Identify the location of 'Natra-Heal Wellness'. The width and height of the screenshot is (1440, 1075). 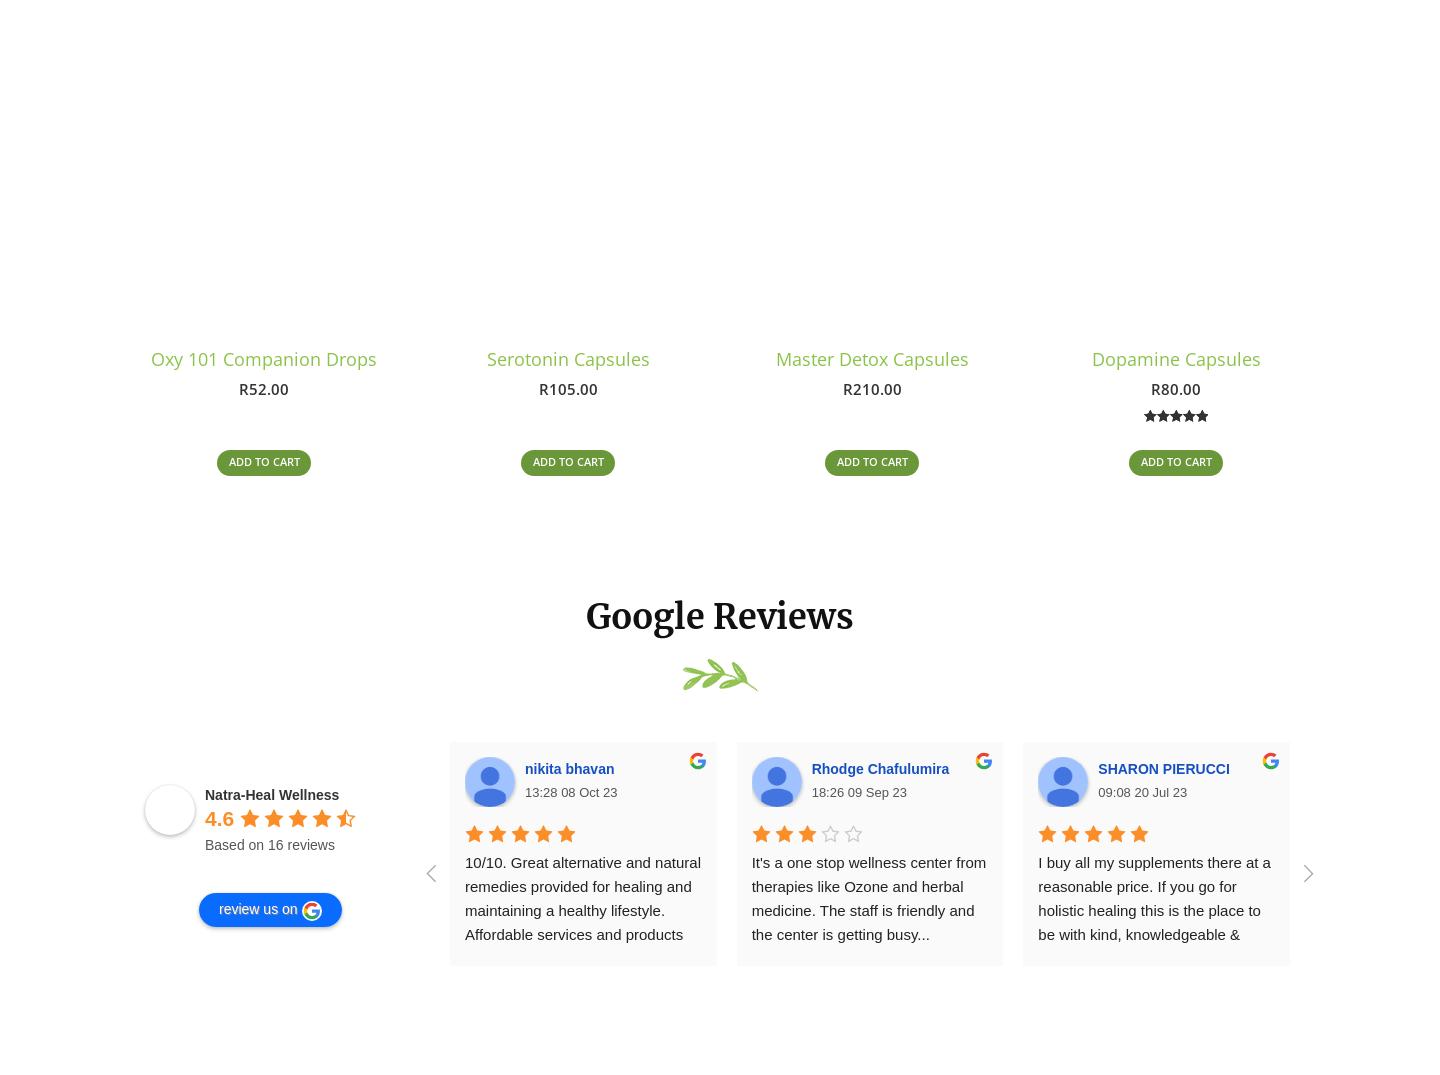
(271, 802).